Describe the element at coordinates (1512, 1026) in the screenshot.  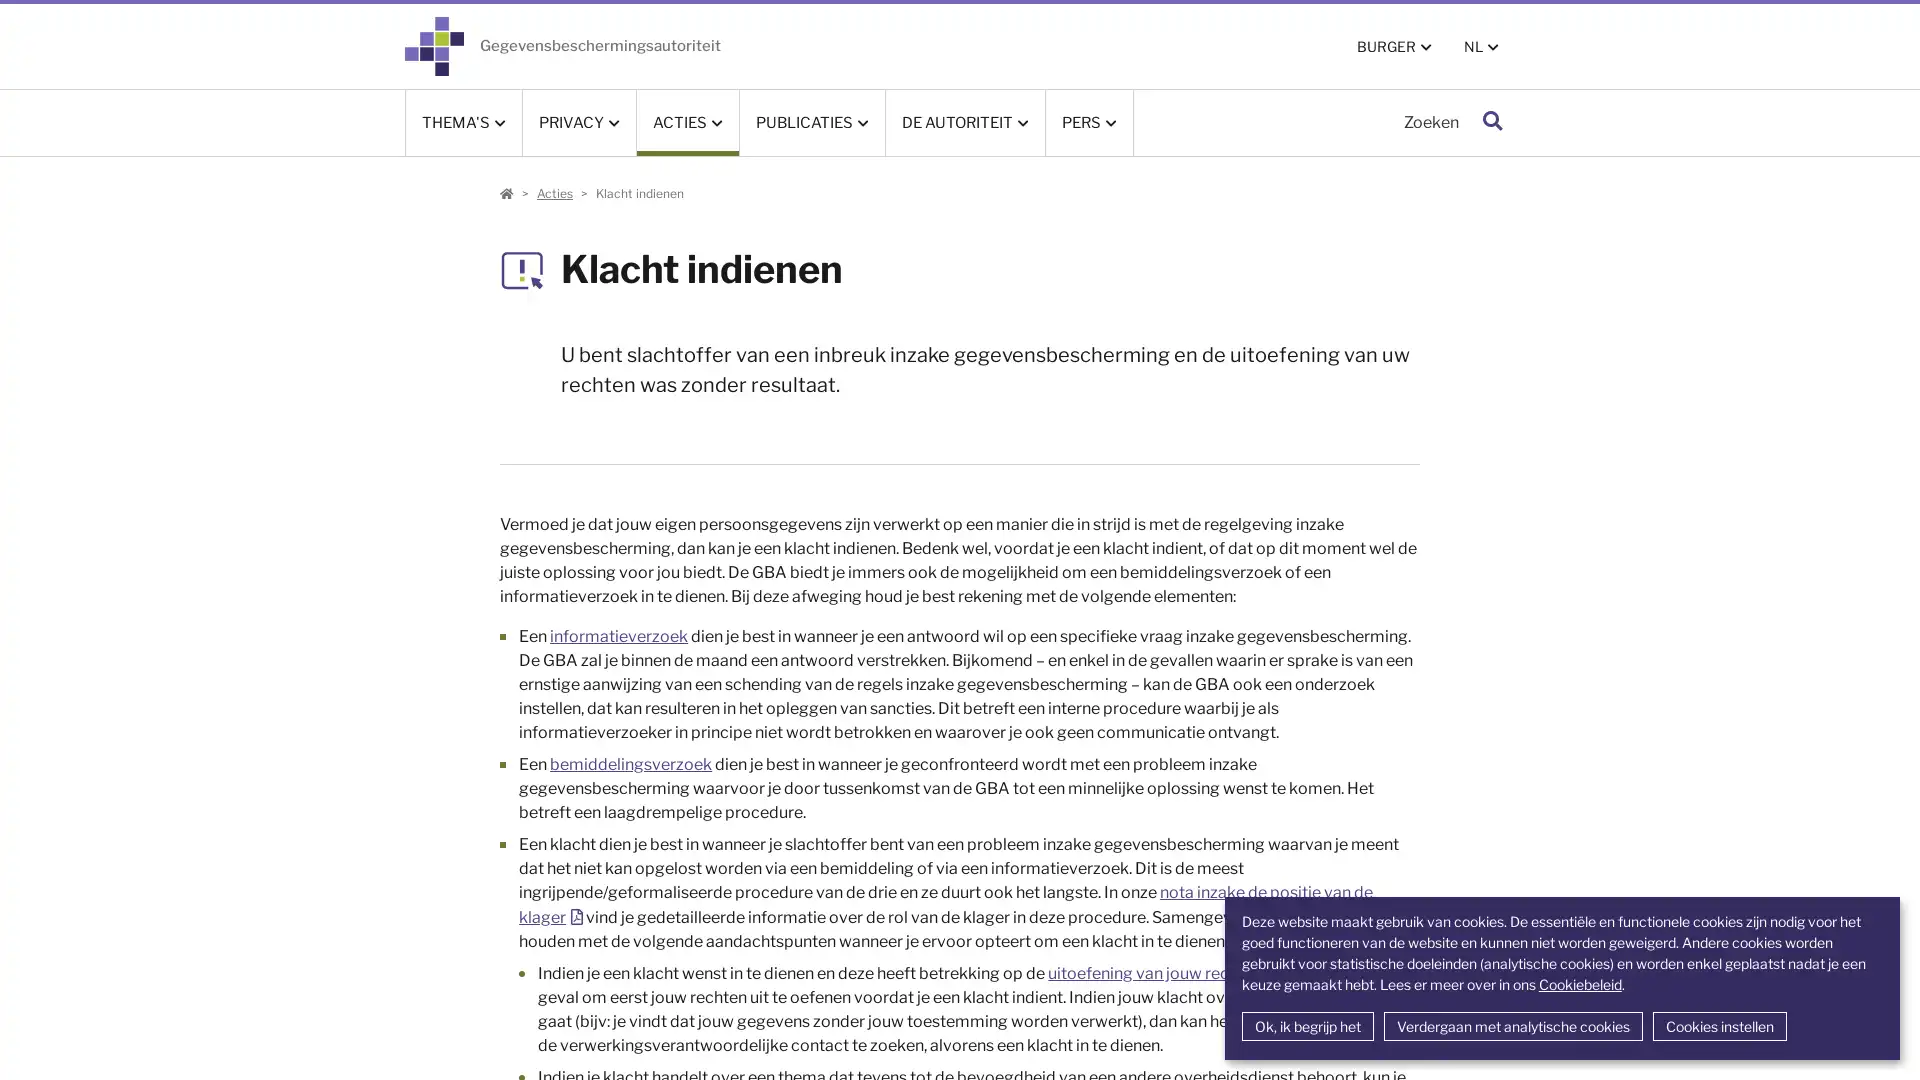
I see `Verdergaan met analytische cookies` at that location.